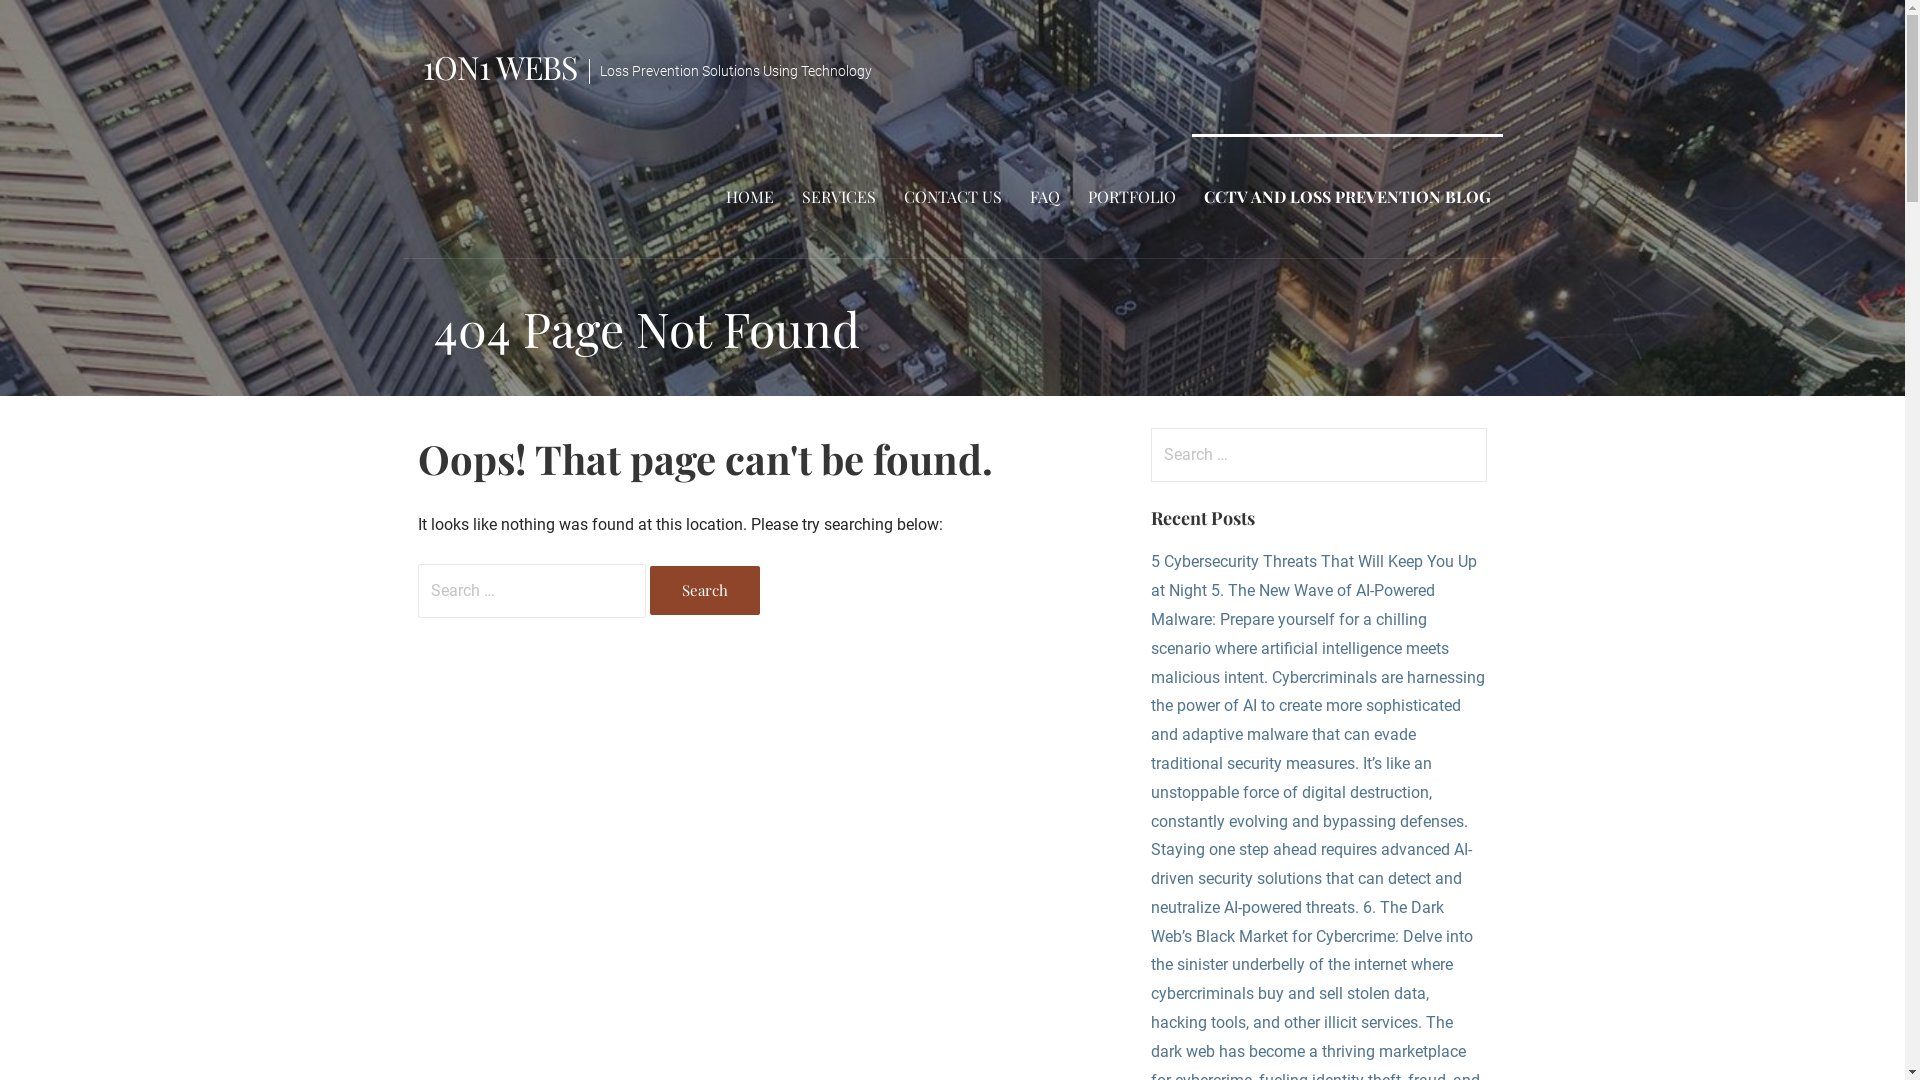  I want to click on 'CONTACT US', so click(952, 196).